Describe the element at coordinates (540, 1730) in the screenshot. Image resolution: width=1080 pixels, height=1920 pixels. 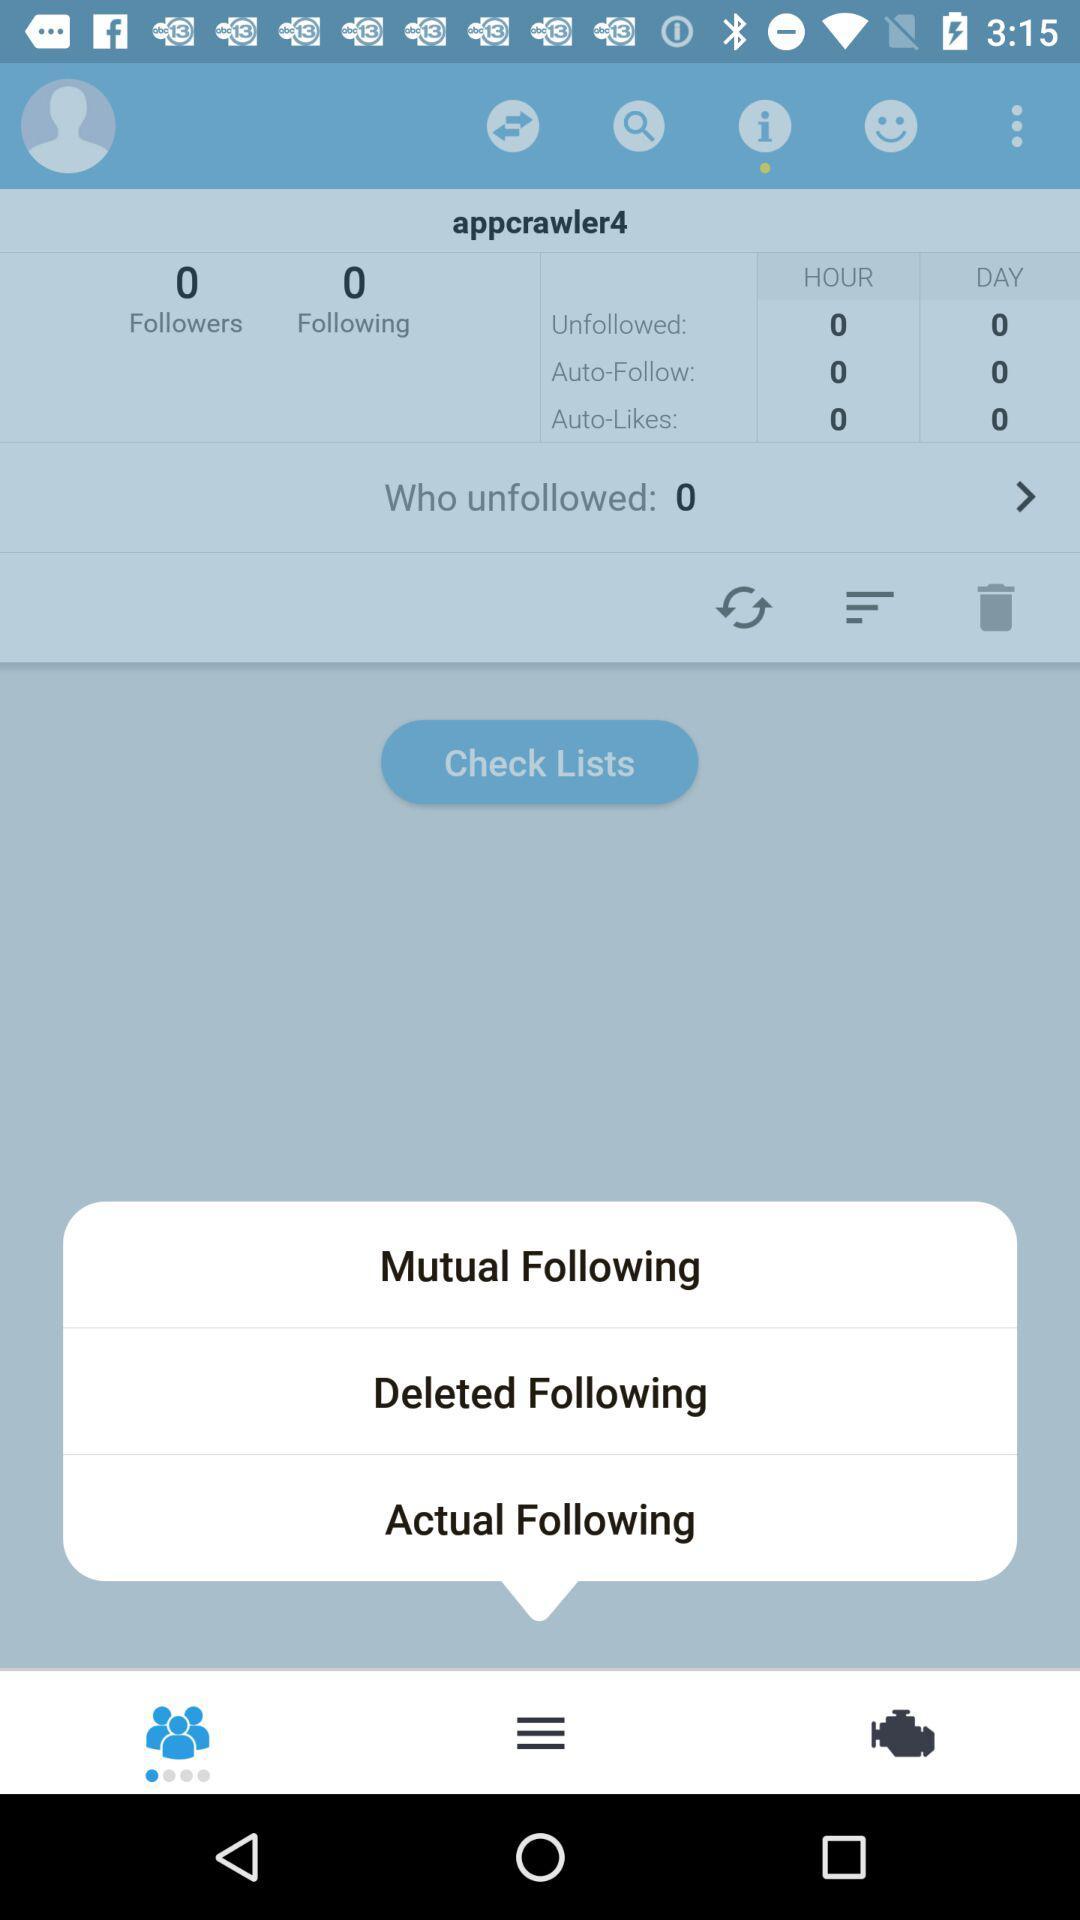
I see `burger menu for following` at that location.